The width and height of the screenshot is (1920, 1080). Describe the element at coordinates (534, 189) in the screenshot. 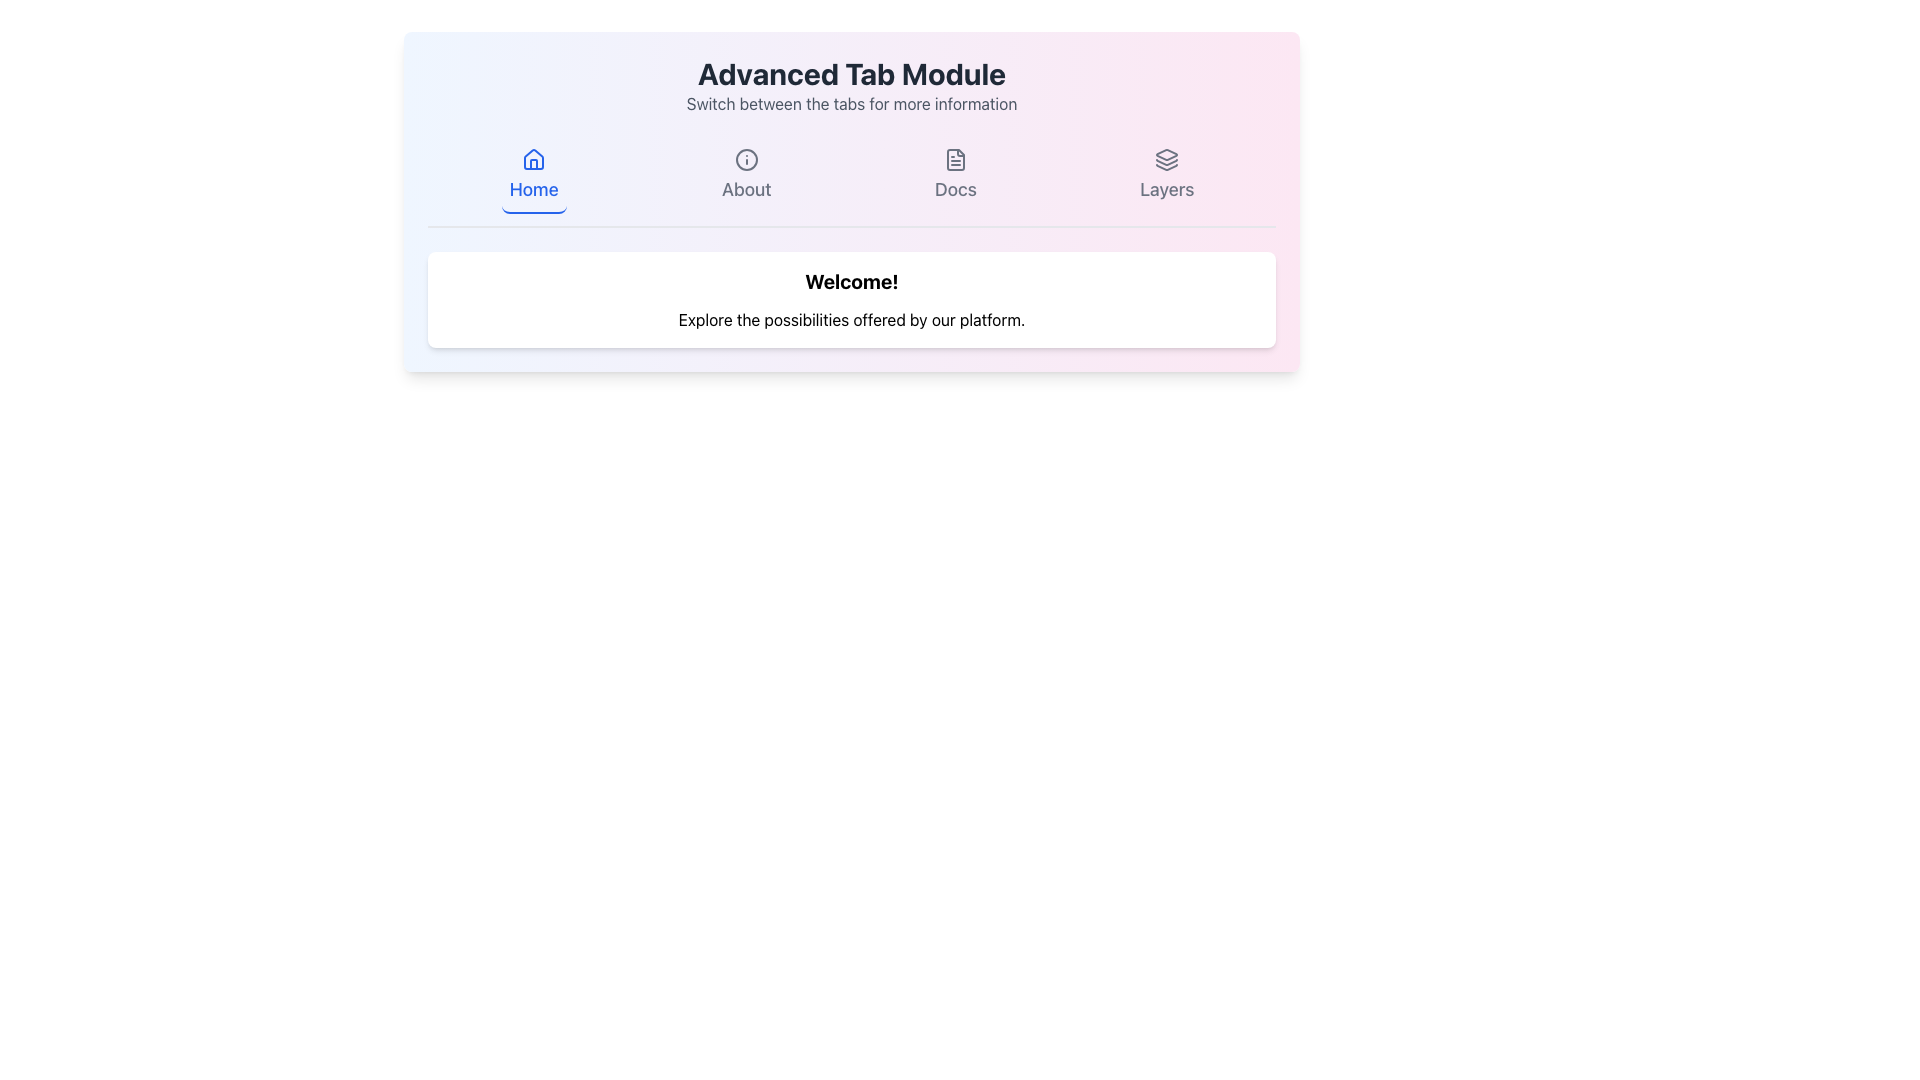

I see `the 'Home' text element within the navigation button` at that location.